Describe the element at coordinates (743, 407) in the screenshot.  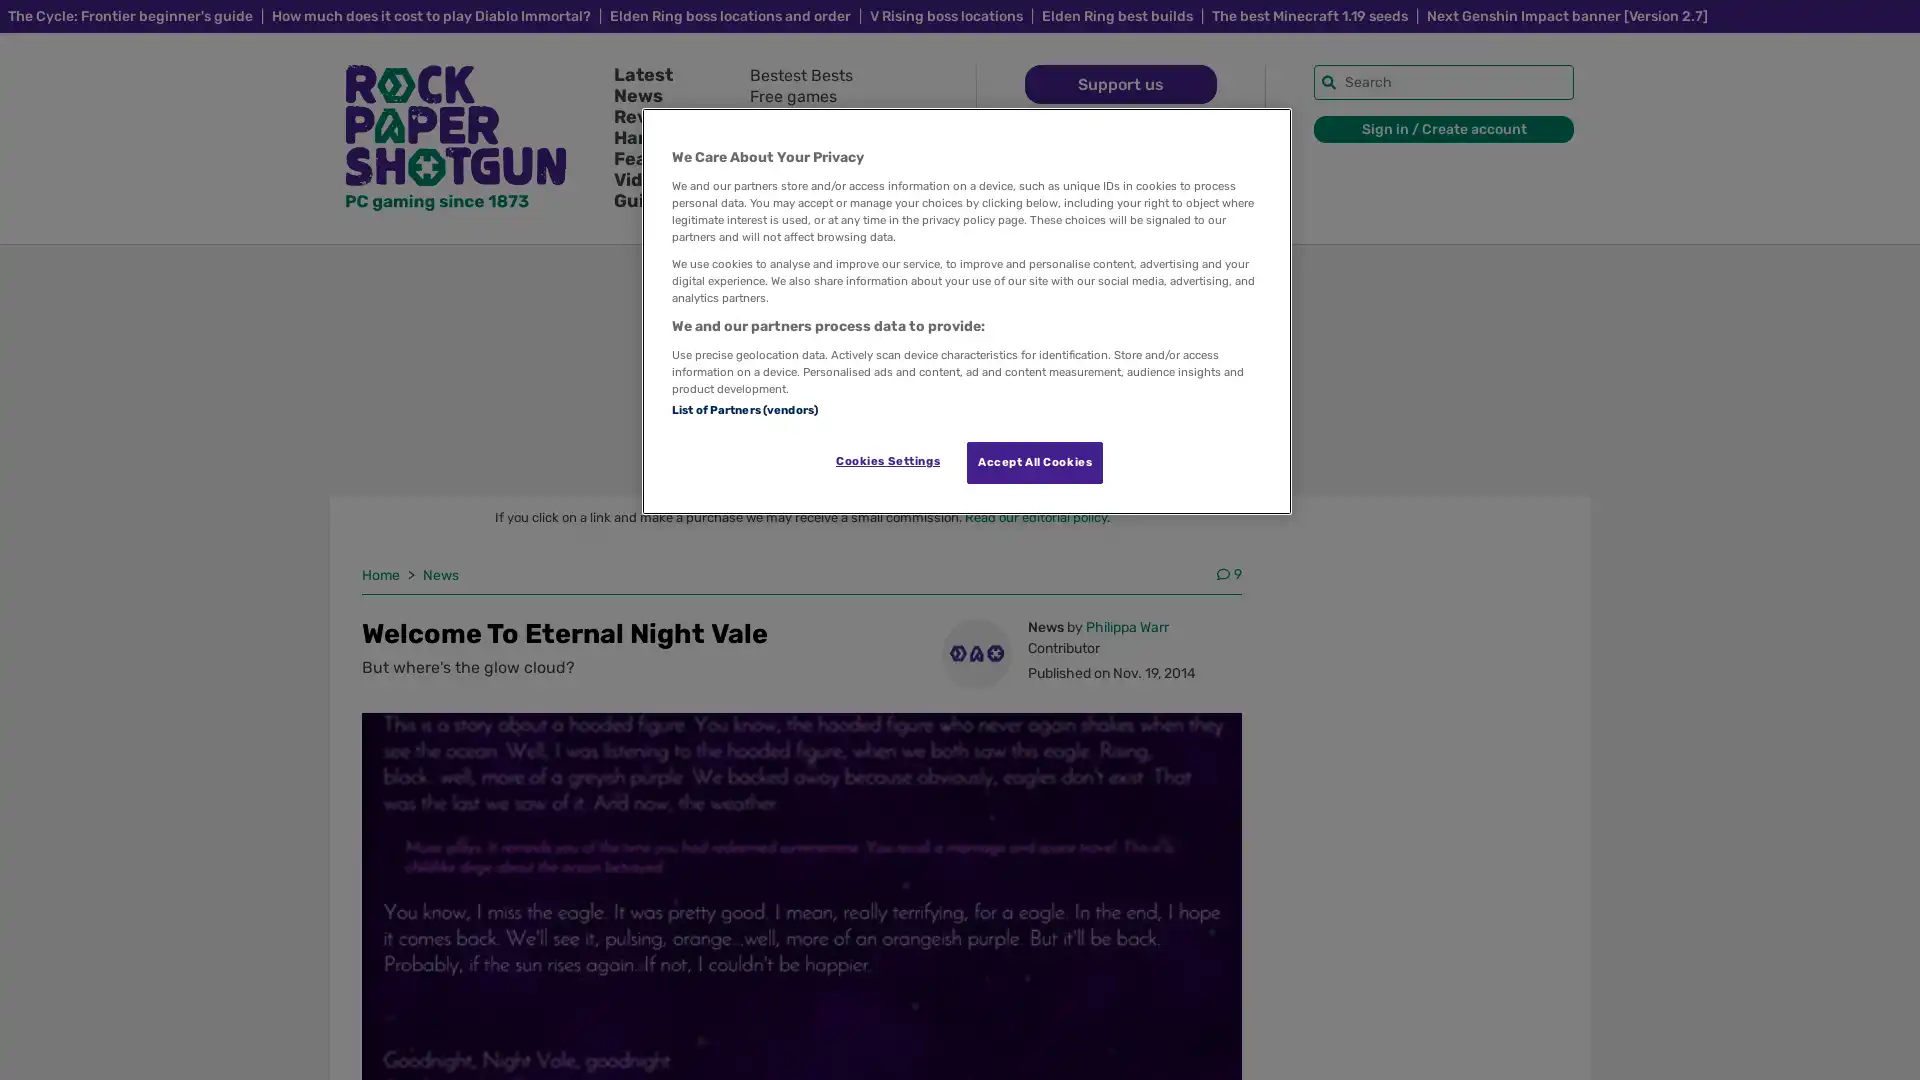
I see `List of Partners (vendors)` at that location.